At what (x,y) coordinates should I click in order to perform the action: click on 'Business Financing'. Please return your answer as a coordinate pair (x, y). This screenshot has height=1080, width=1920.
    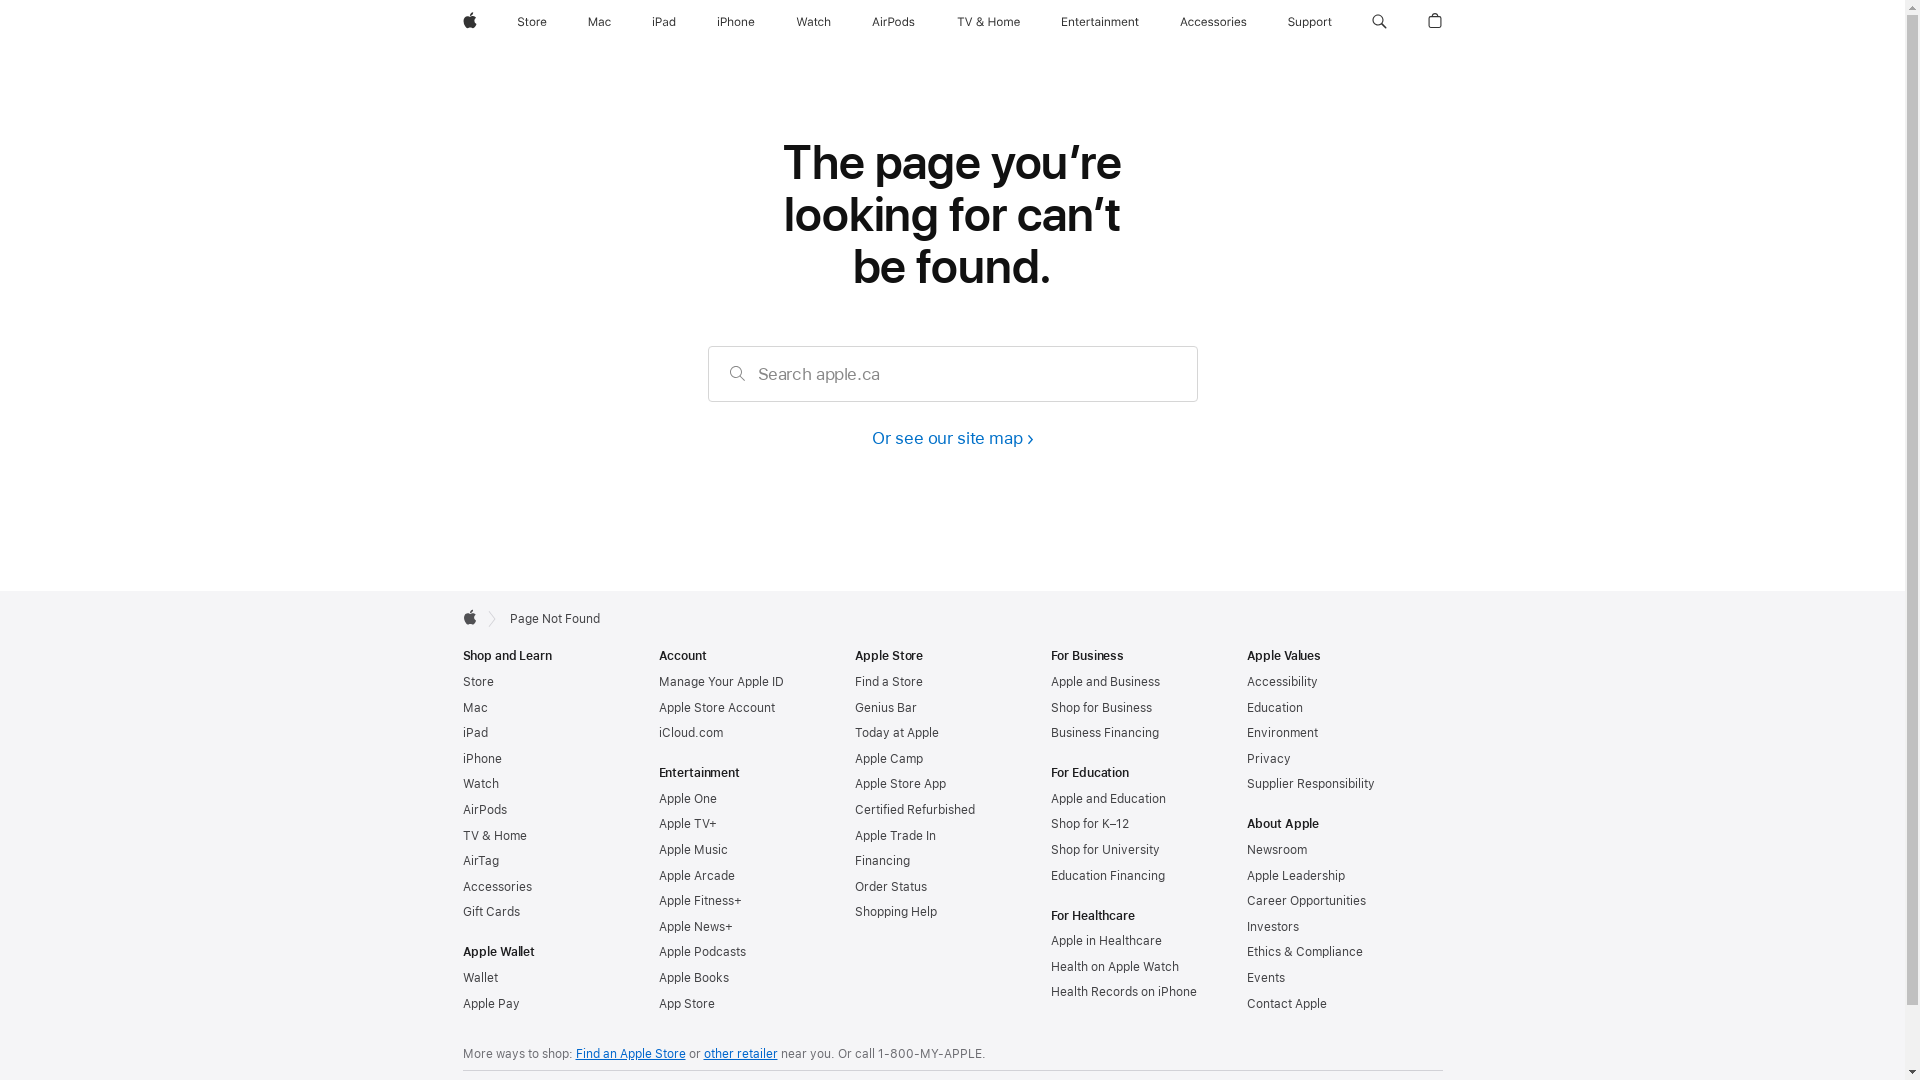
    Looking at the image, I should click on (1049, 732).